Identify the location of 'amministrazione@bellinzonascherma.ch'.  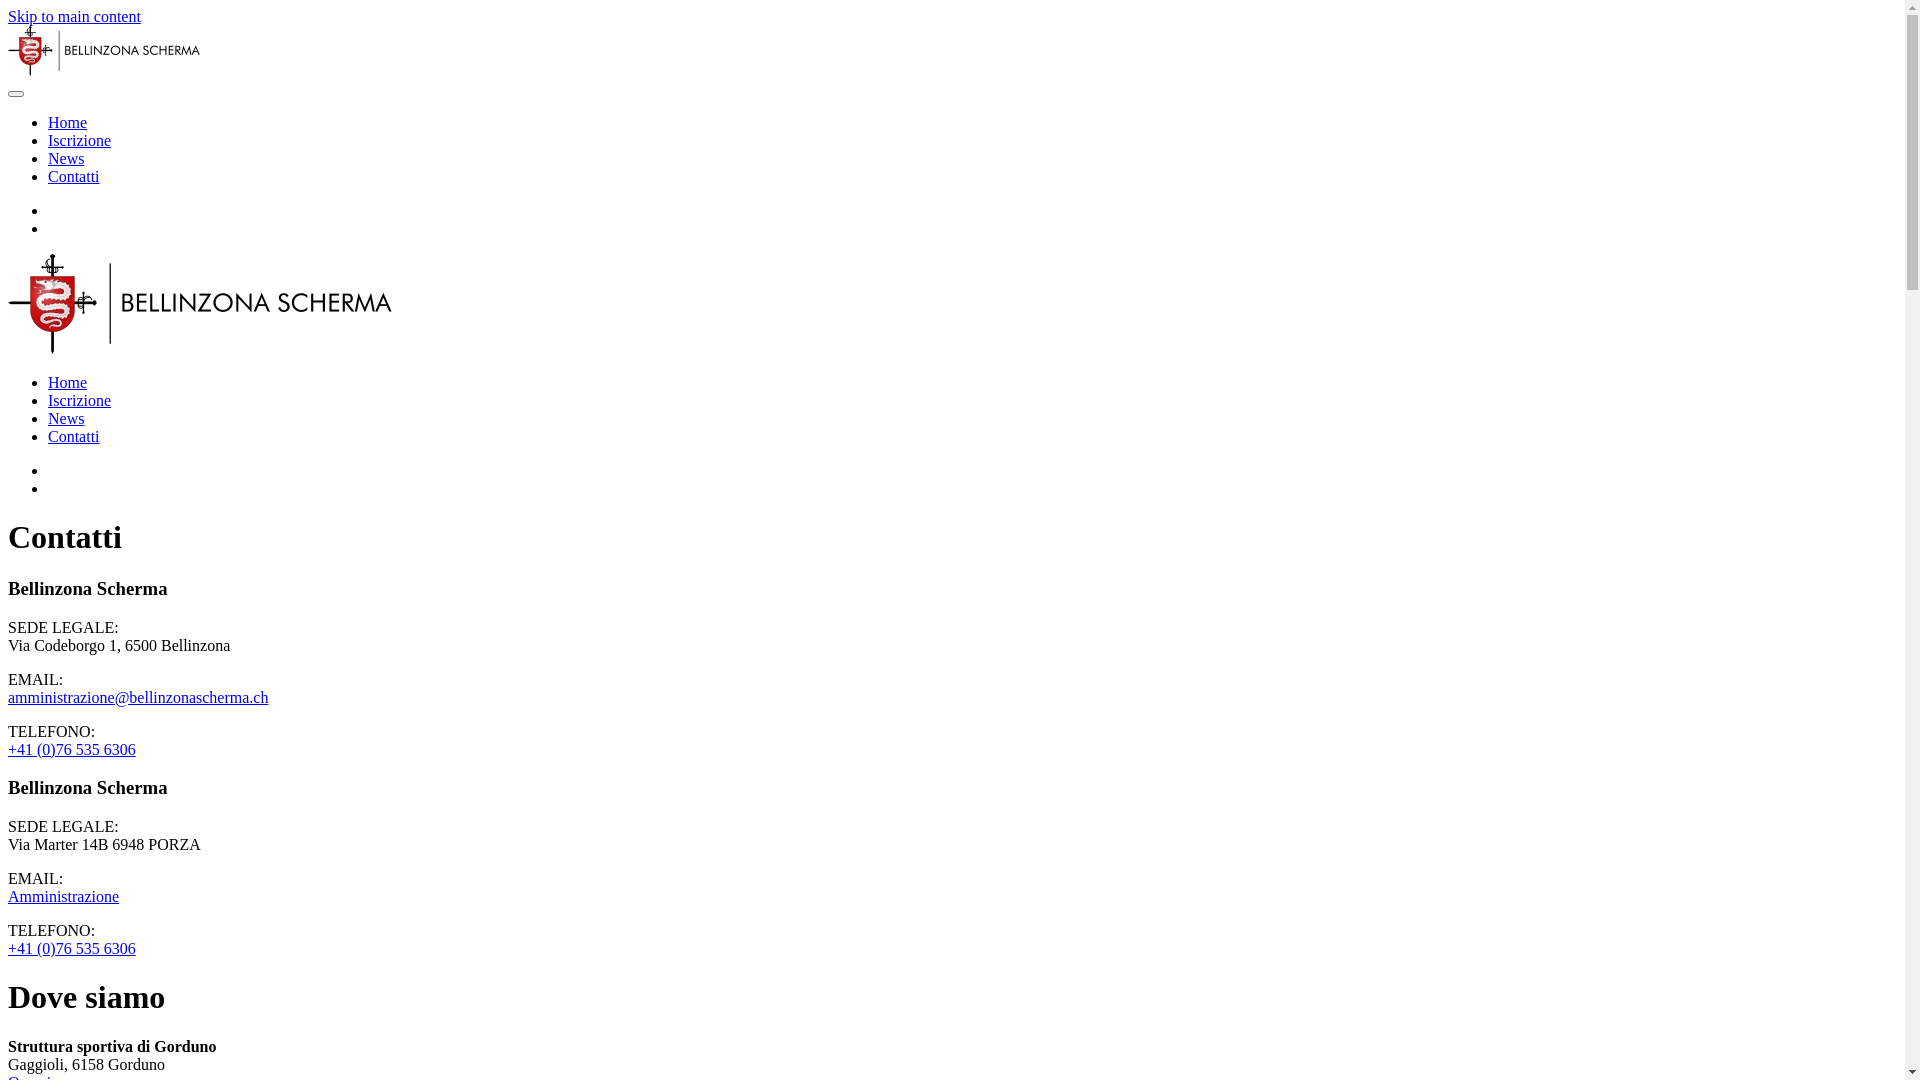
(137, 696).